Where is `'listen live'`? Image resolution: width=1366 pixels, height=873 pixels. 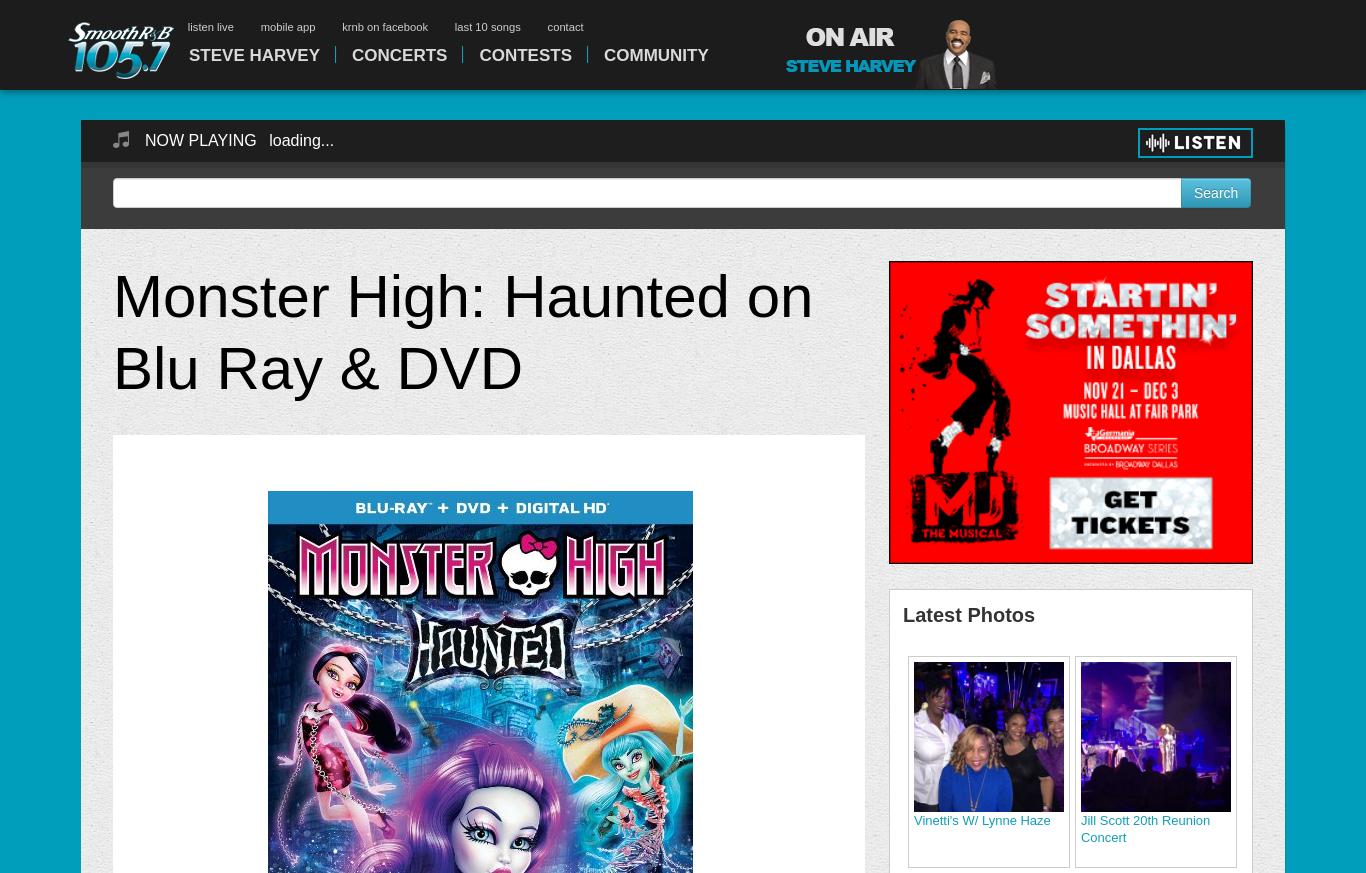
'listen live' is located at coordinates (186, 25).